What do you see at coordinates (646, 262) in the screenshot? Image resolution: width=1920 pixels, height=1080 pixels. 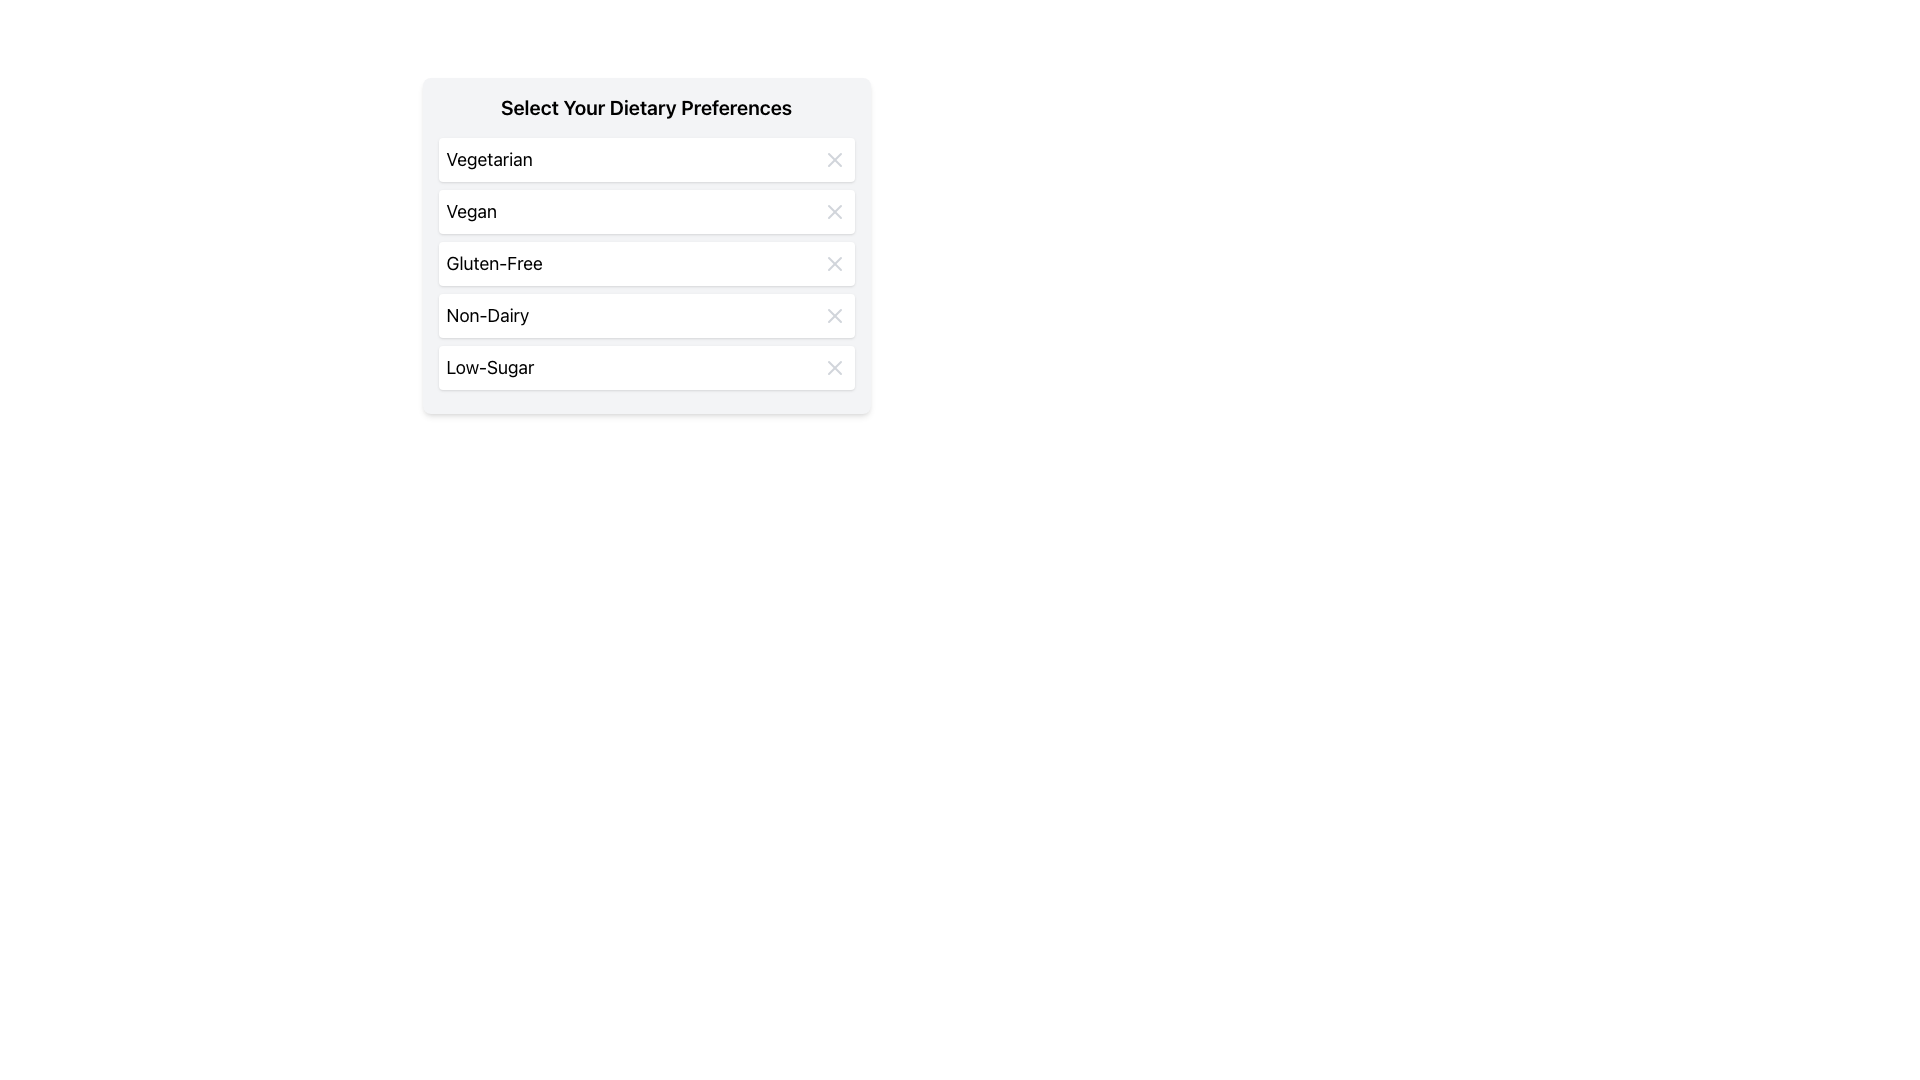 I see `the 'Gluten-Free' list item` at bounding box center [646, 262].